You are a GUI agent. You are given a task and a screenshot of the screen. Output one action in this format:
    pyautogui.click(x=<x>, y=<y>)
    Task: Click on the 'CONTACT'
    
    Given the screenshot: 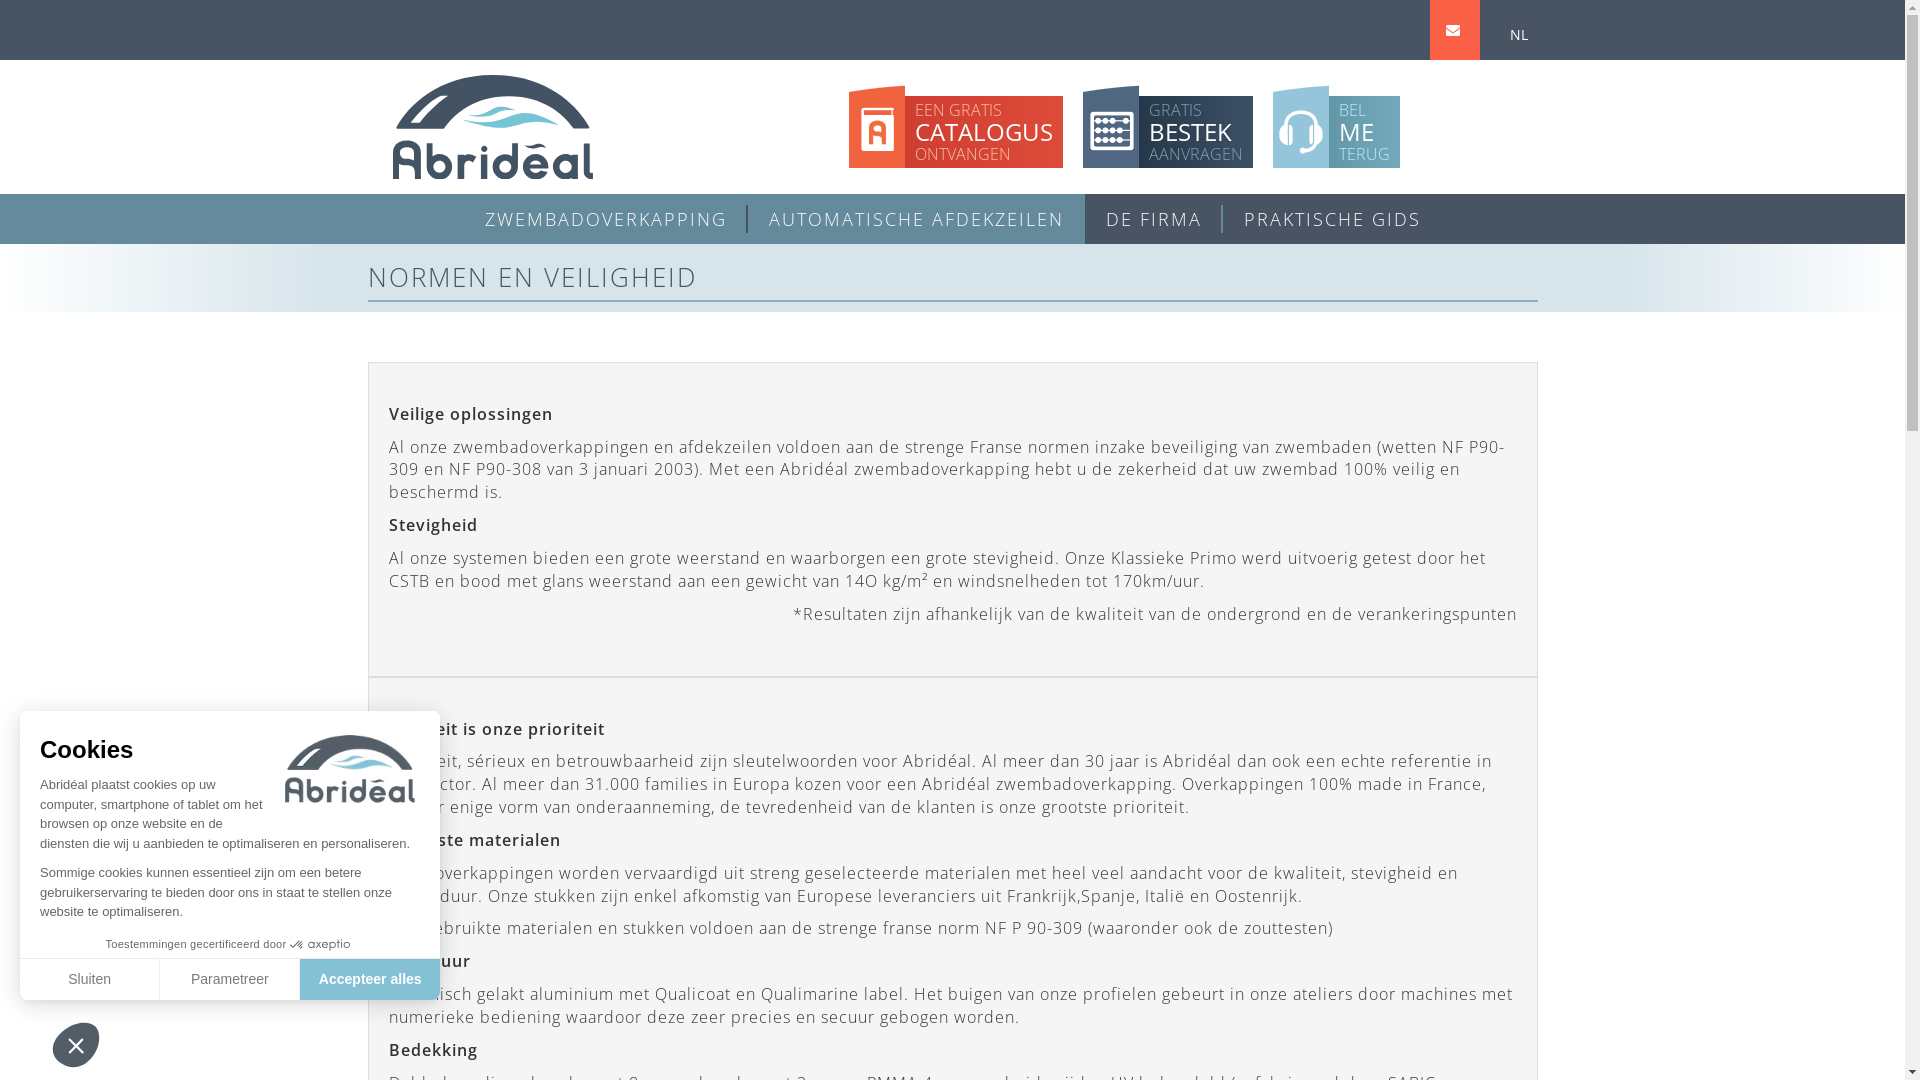 What is the action you would take?
    pyautogui.click(x=1454, y=32)
    